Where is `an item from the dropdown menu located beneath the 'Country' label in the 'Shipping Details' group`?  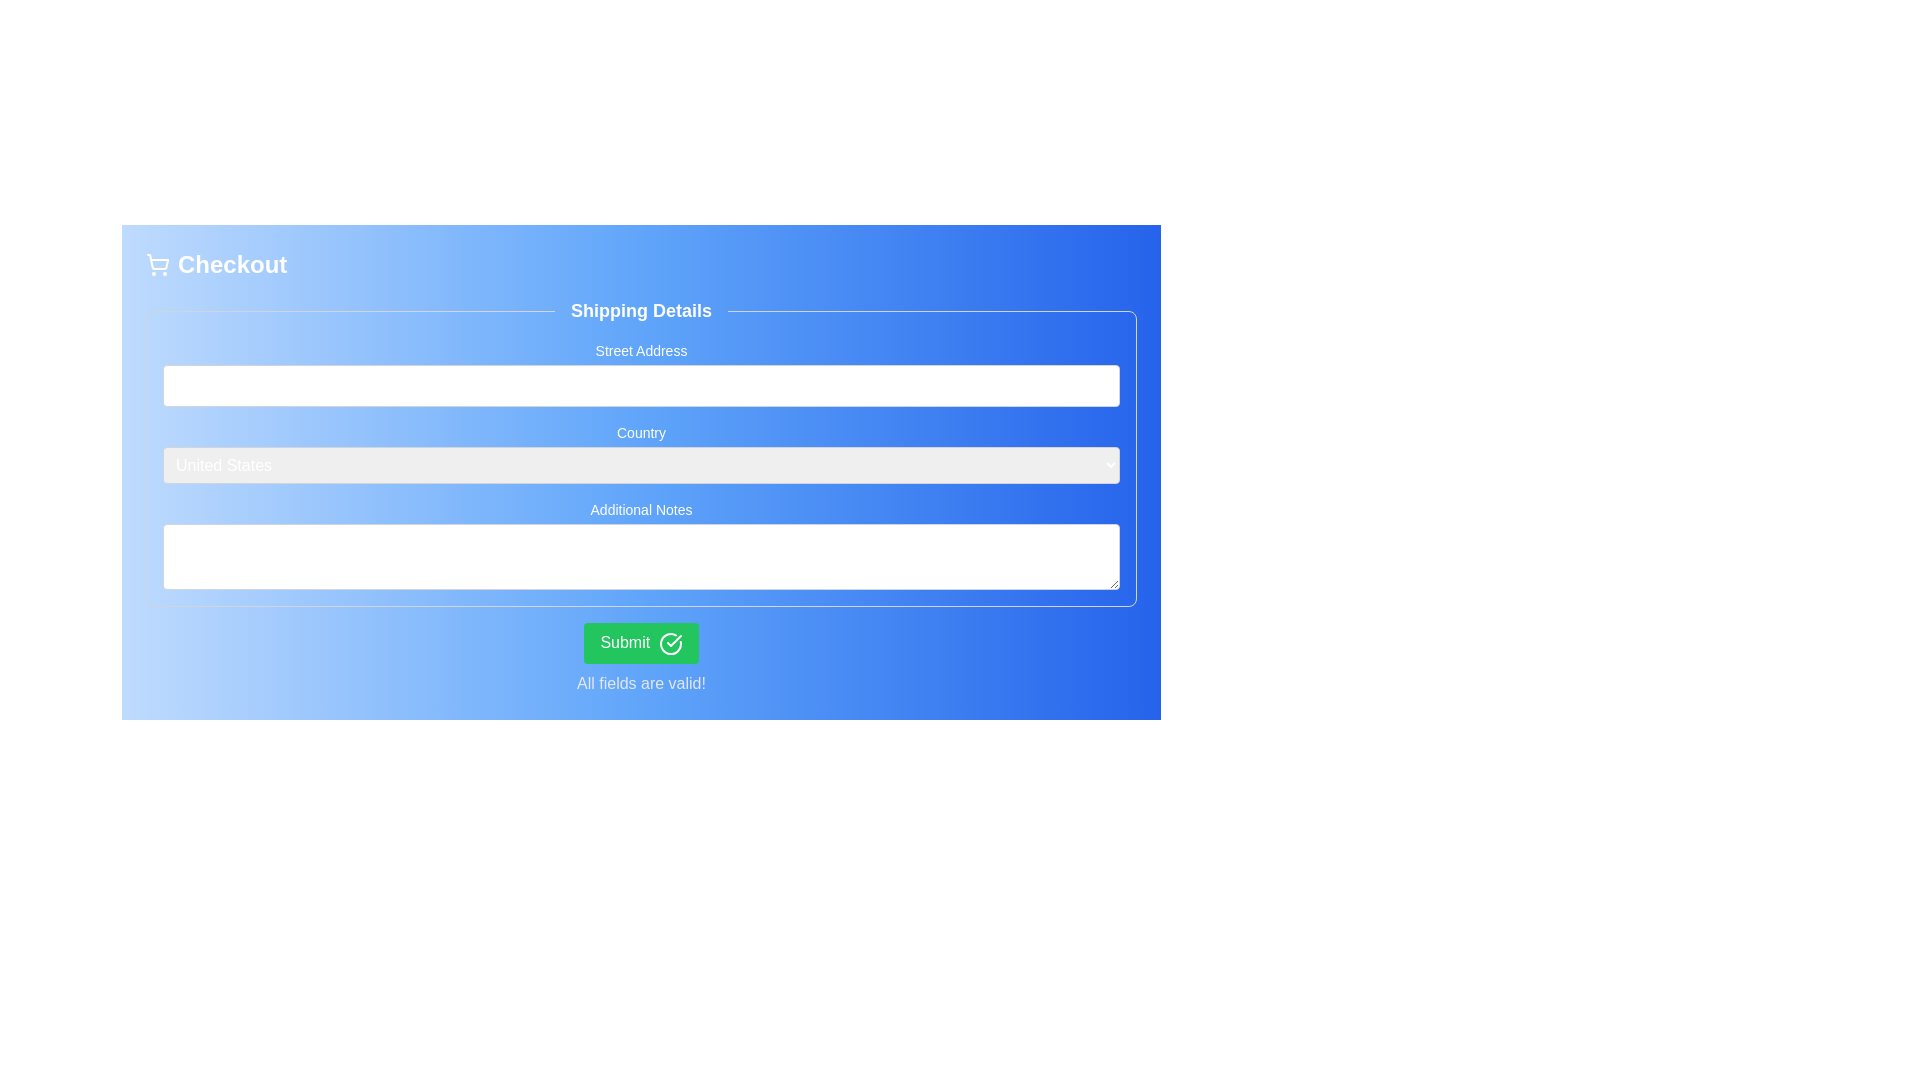 an item from the dropdown menu located beneath the 'Country' label in the 'Shipping Details' group is located at coordinates (641, 465).